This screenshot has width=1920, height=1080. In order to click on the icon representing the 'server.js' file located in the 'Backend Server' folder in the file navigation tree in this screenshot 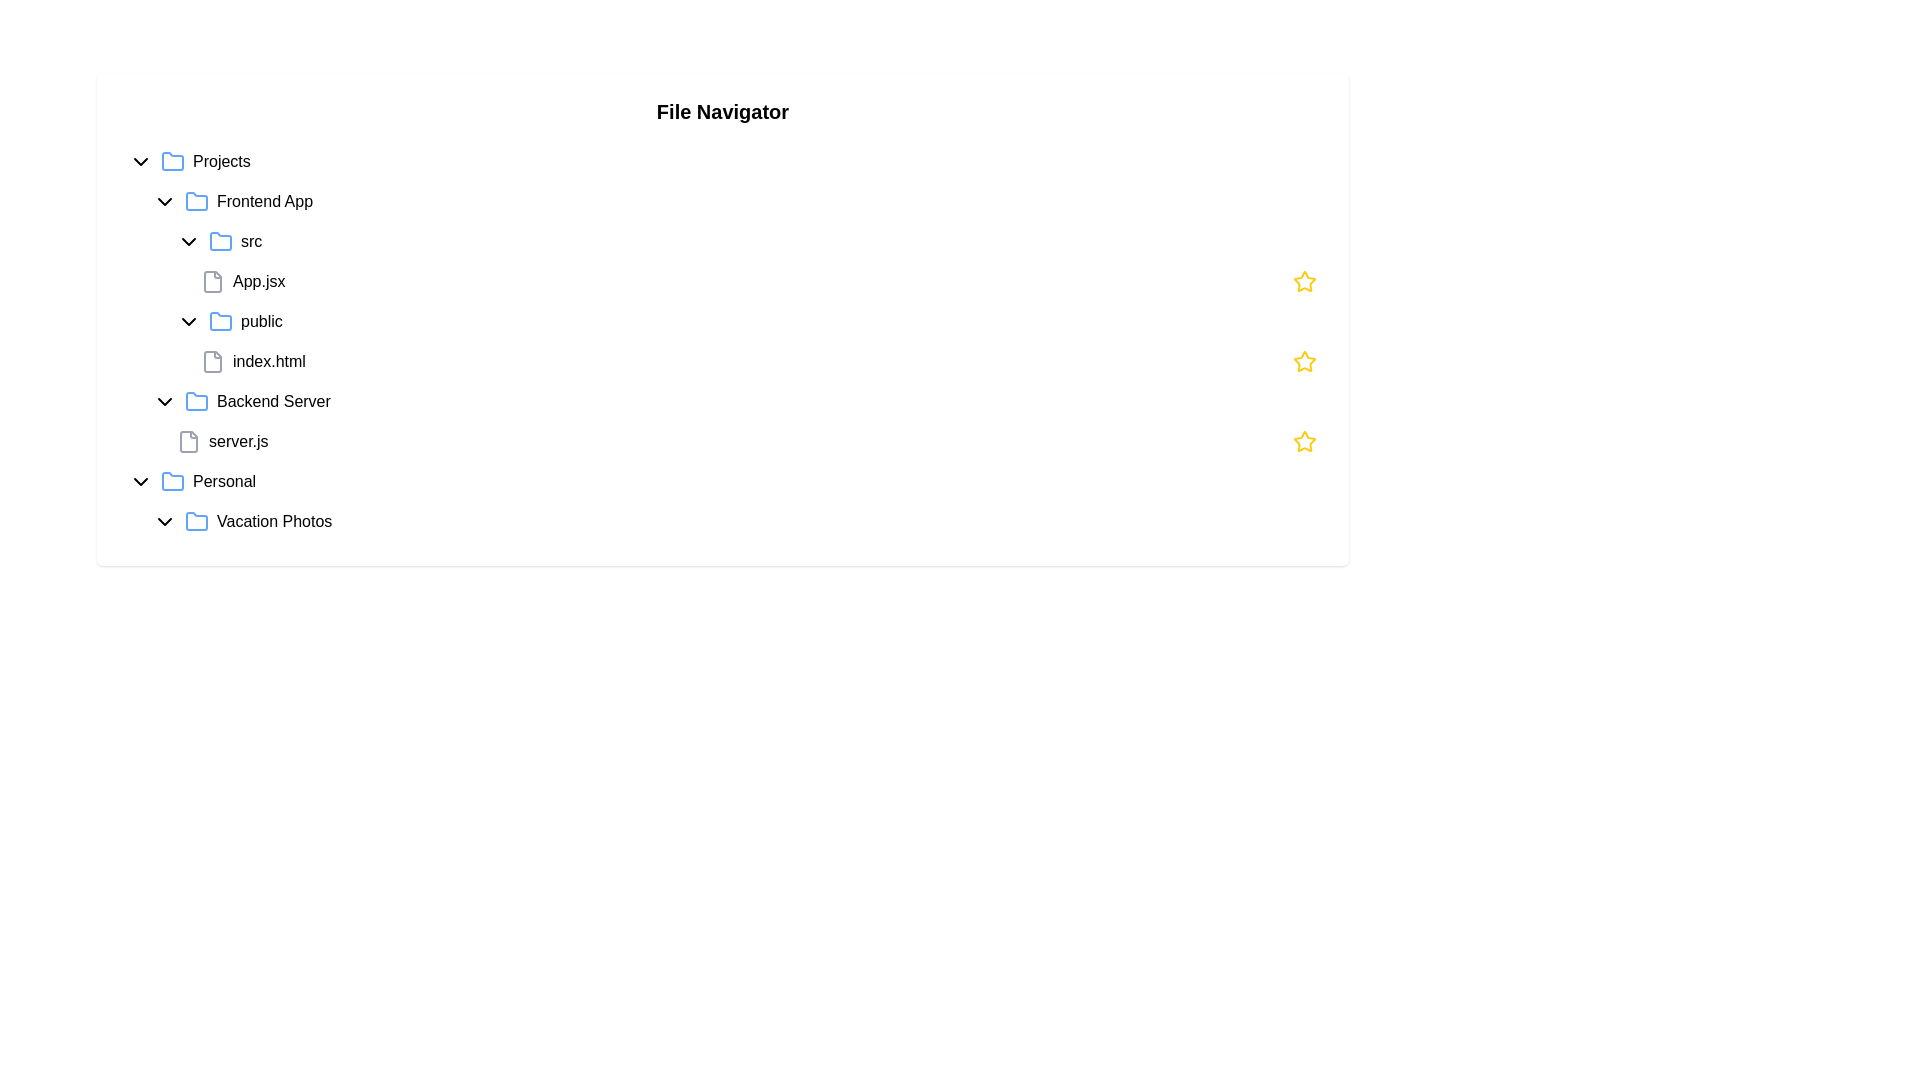, I will do `click(188, 441)`.